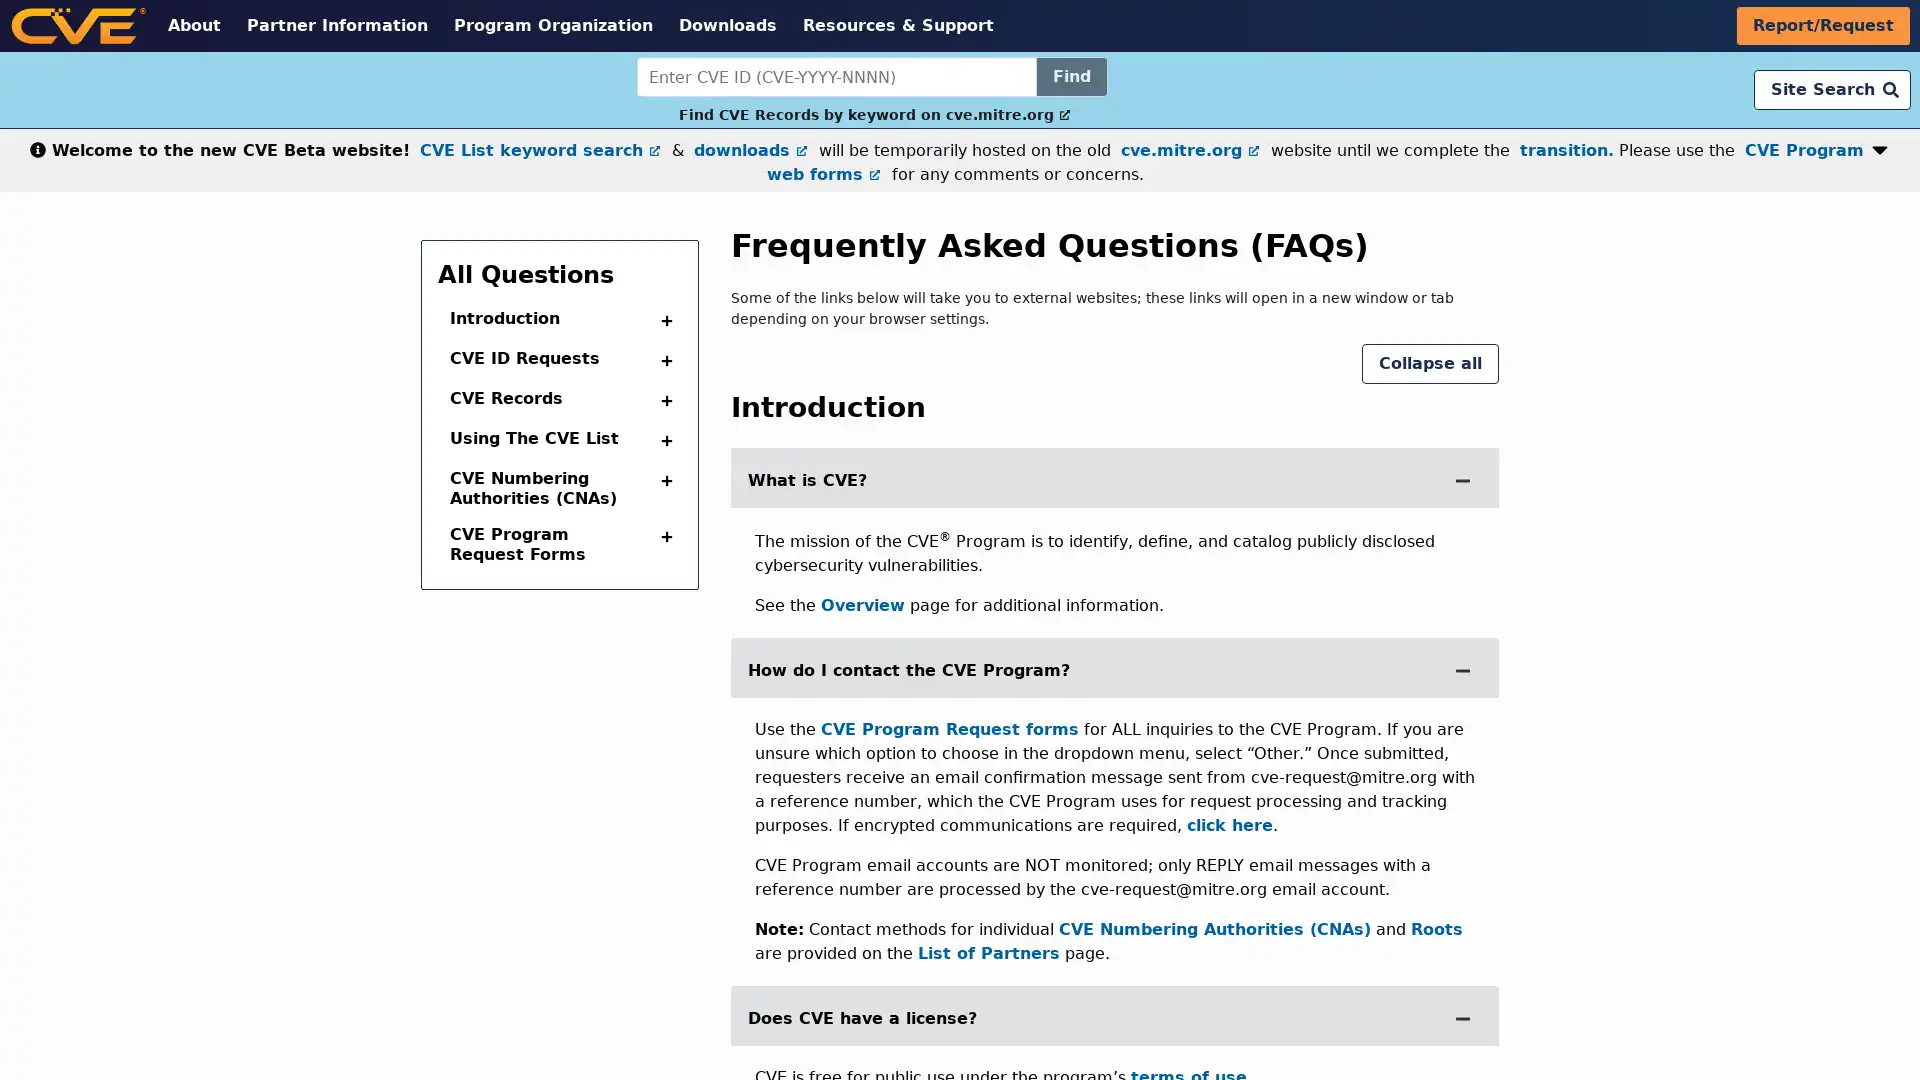 The image size is (1920, 1080). I want to click on expand, so click(662, 439).